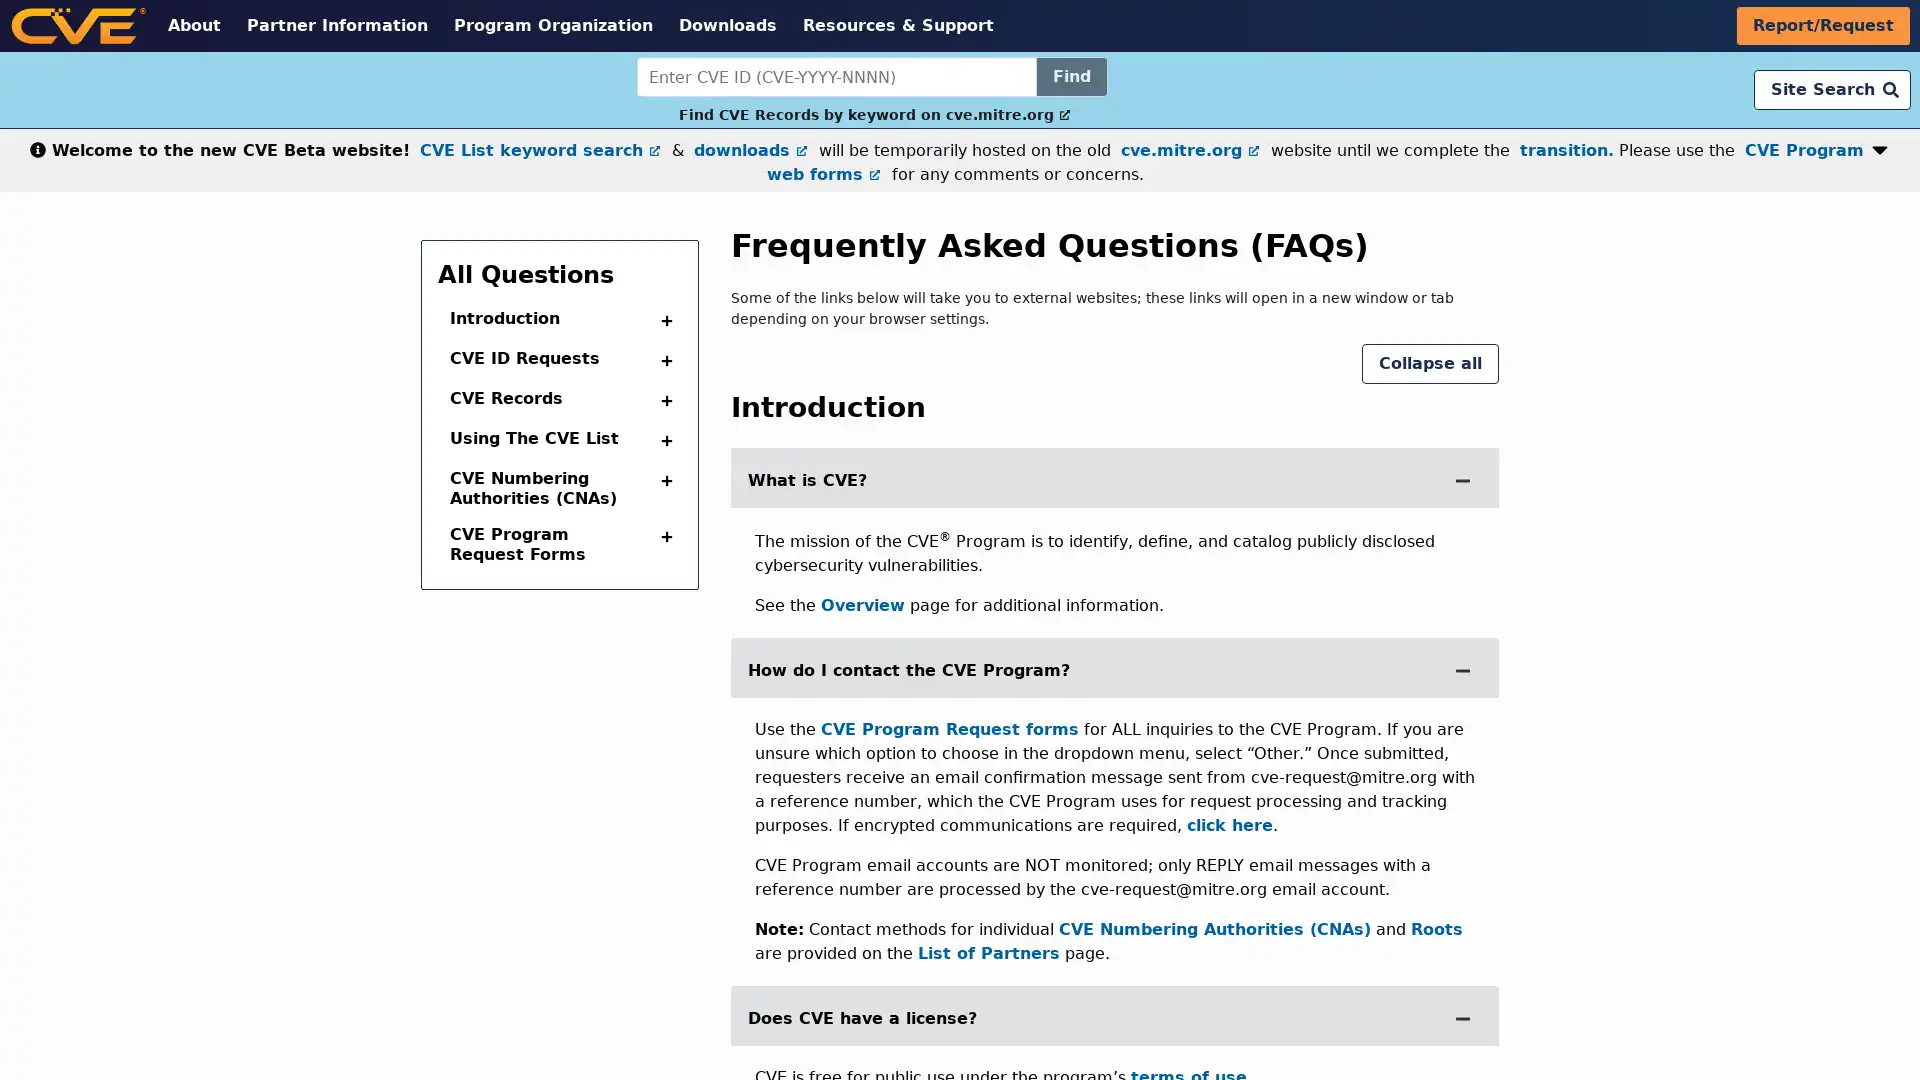 The image size is (1920, 1080). I want to click on expand, so click(662, 439).